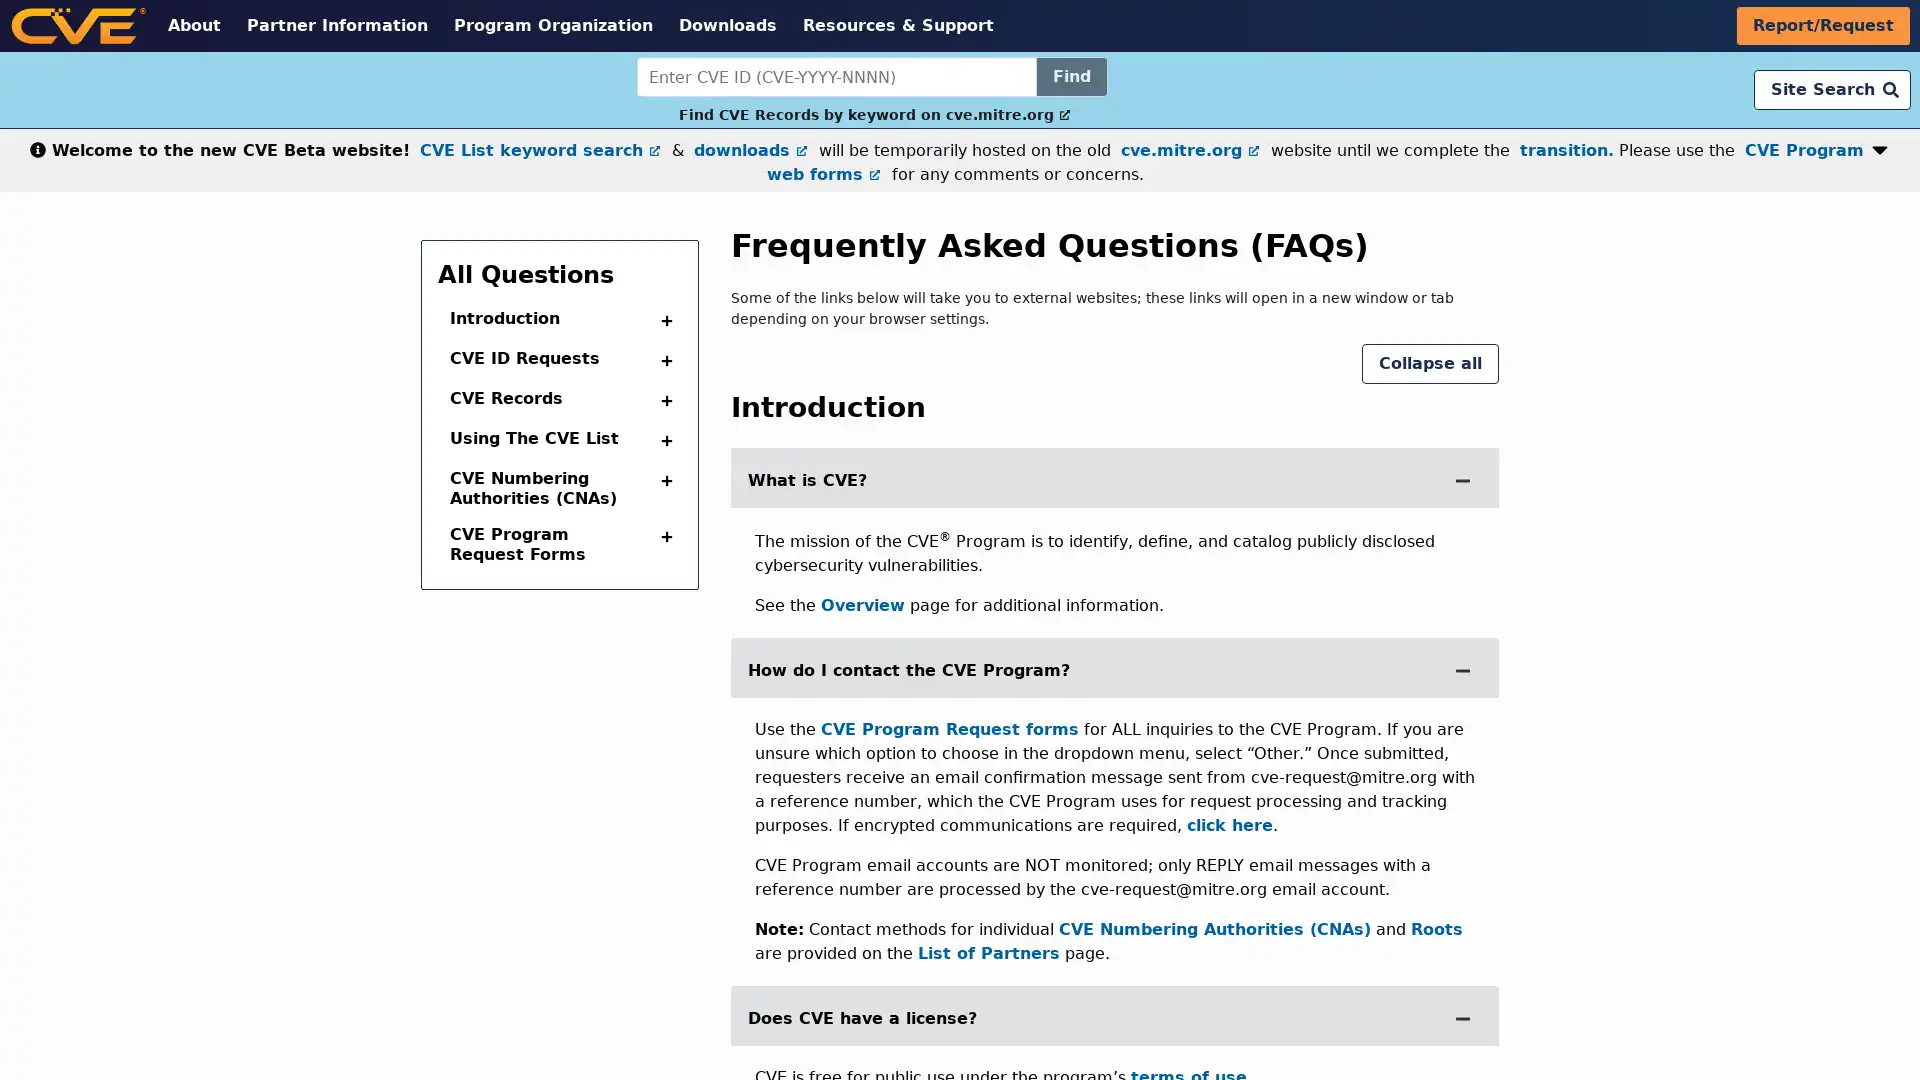 The image size is (1920, 1080). I want to click on expand, so click(662, 439).